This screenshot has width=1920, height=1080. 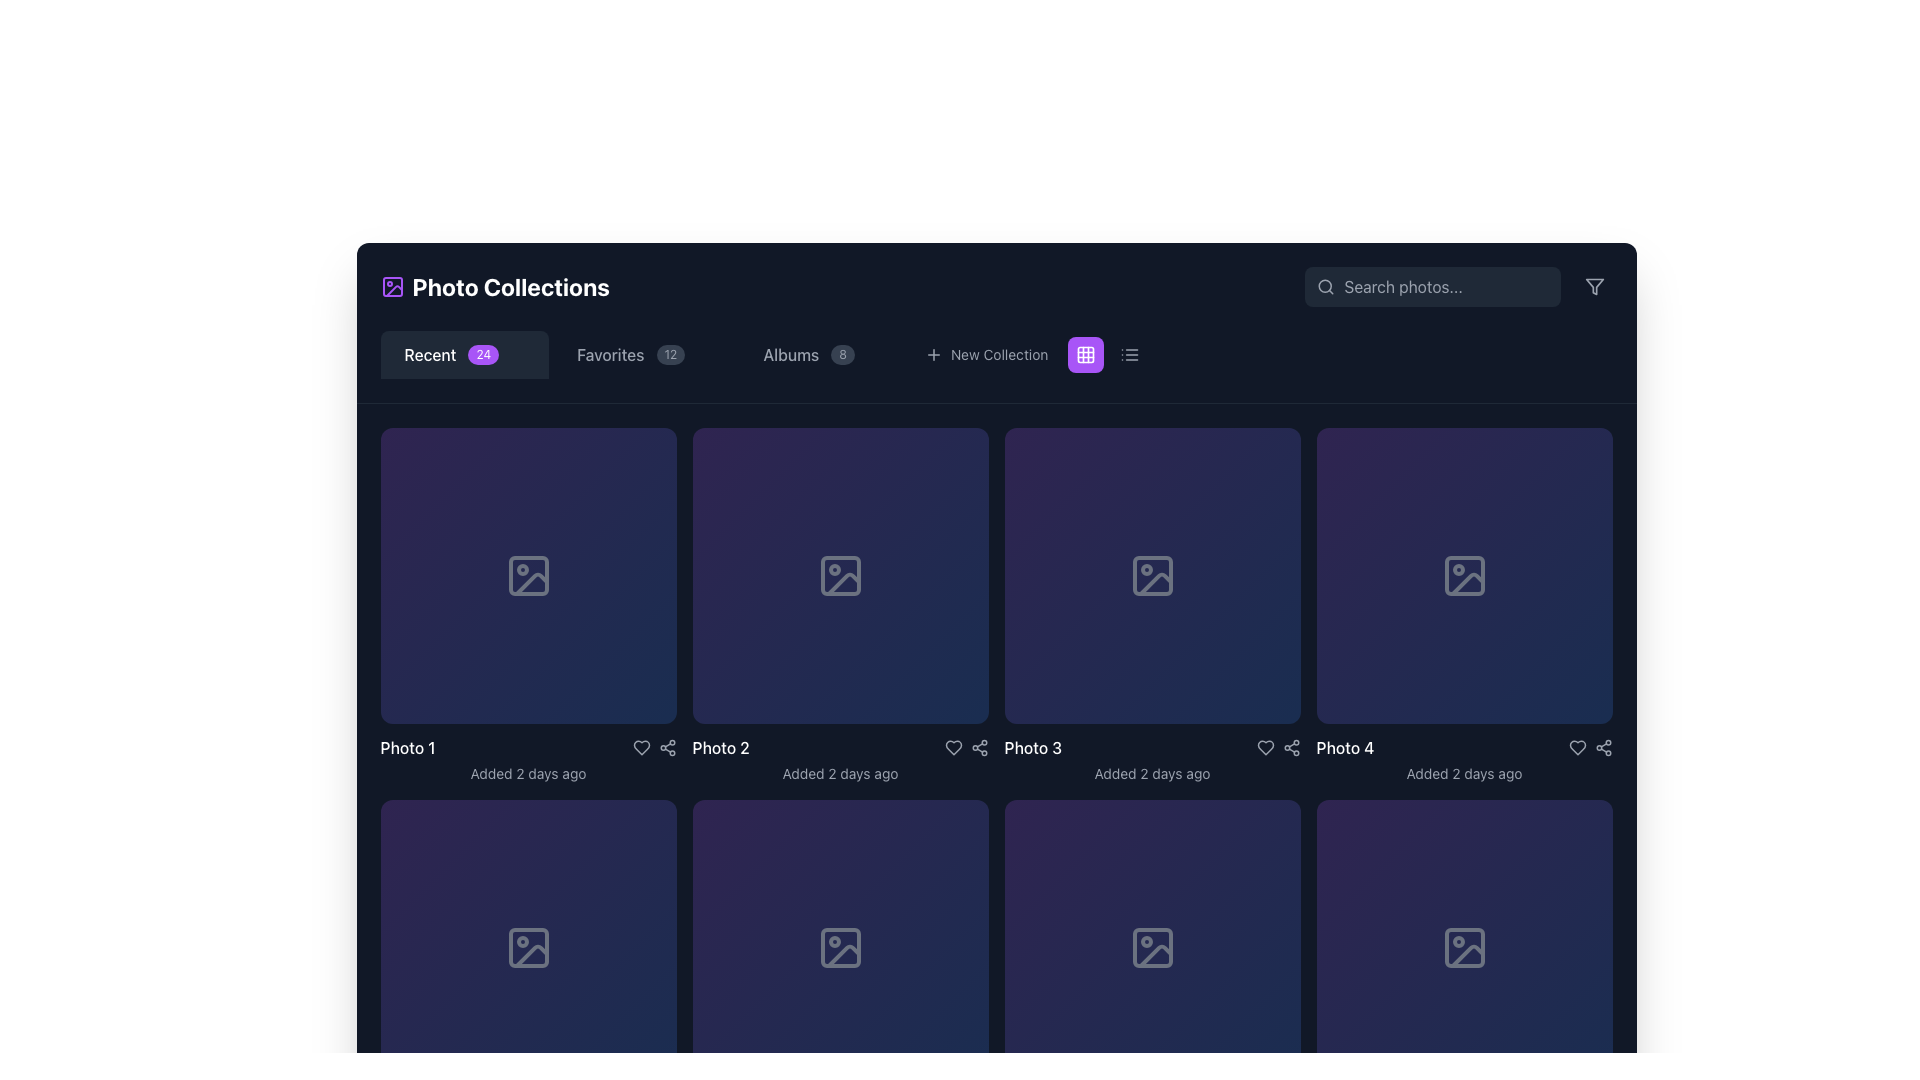 What do you see at coordinates (840, 575) in the screenshot?
I see `the IconButton located in the second cell of the top row of the grid layout, which allows users to download content associated with the displayed image` at bounding box center [840, 575].